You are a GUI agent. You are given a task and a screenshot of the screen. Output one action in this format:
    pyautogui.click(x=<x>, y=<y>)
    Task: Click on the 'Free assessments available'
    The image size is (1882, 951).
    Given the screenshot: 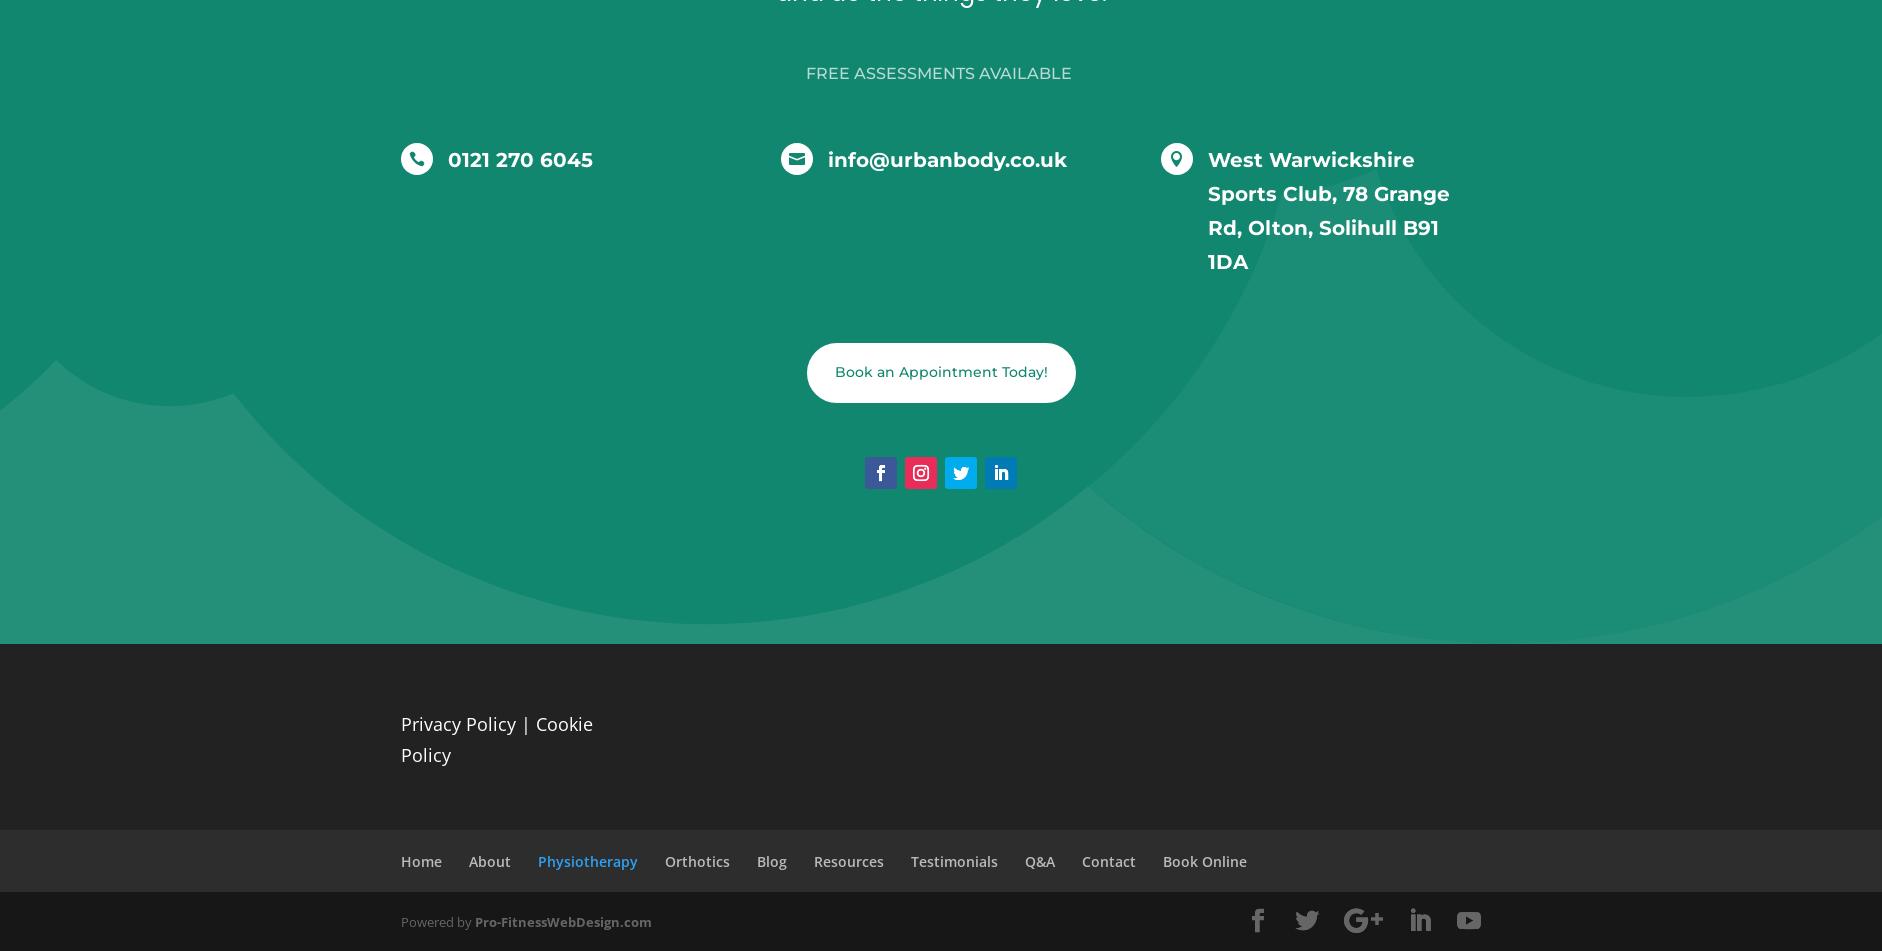 What is the action you would take?
    pyautogui.click(x=806, y=72)
    